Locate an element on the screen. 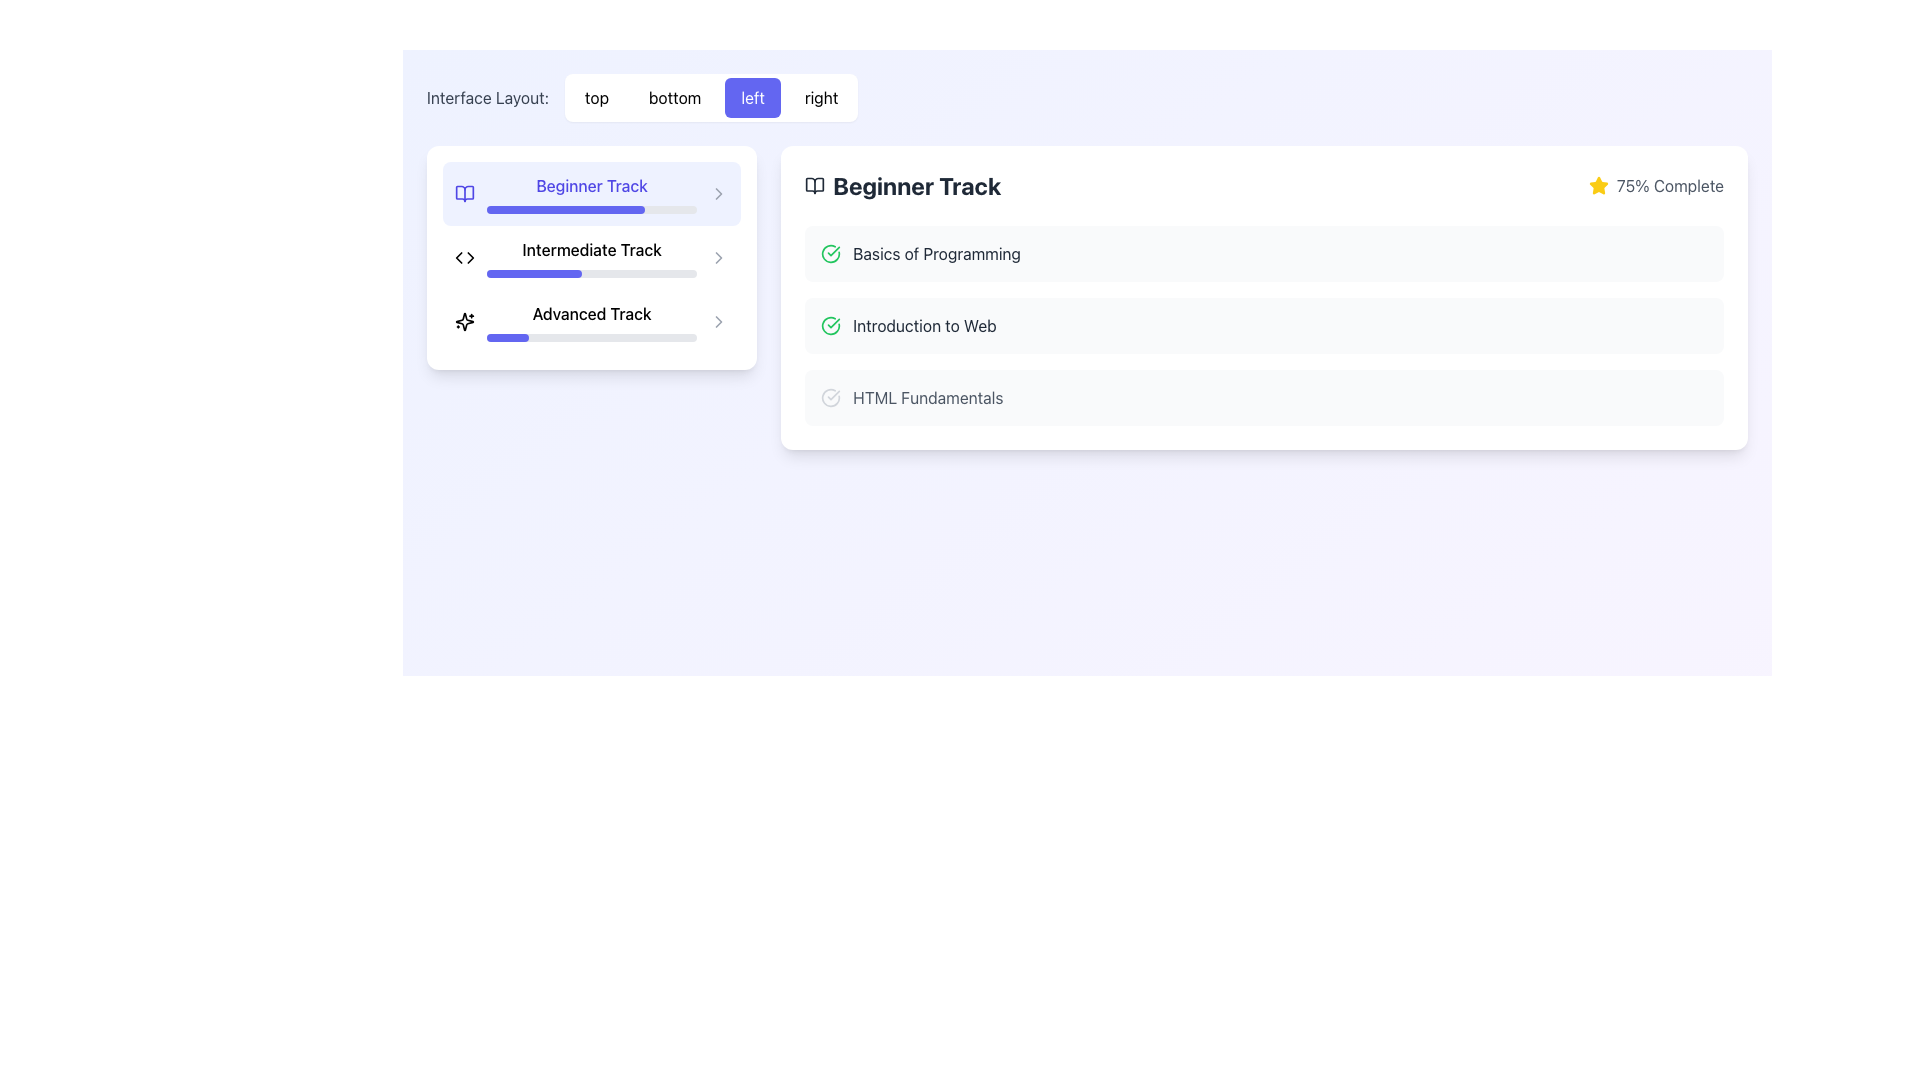 The height and width of the screenshot is (1080, 1920). the text label identifying the 'Basics of Programming' topic, which is the first item in the vertical list of the 'Beginner Track' section is located at coordinates (936, 253).